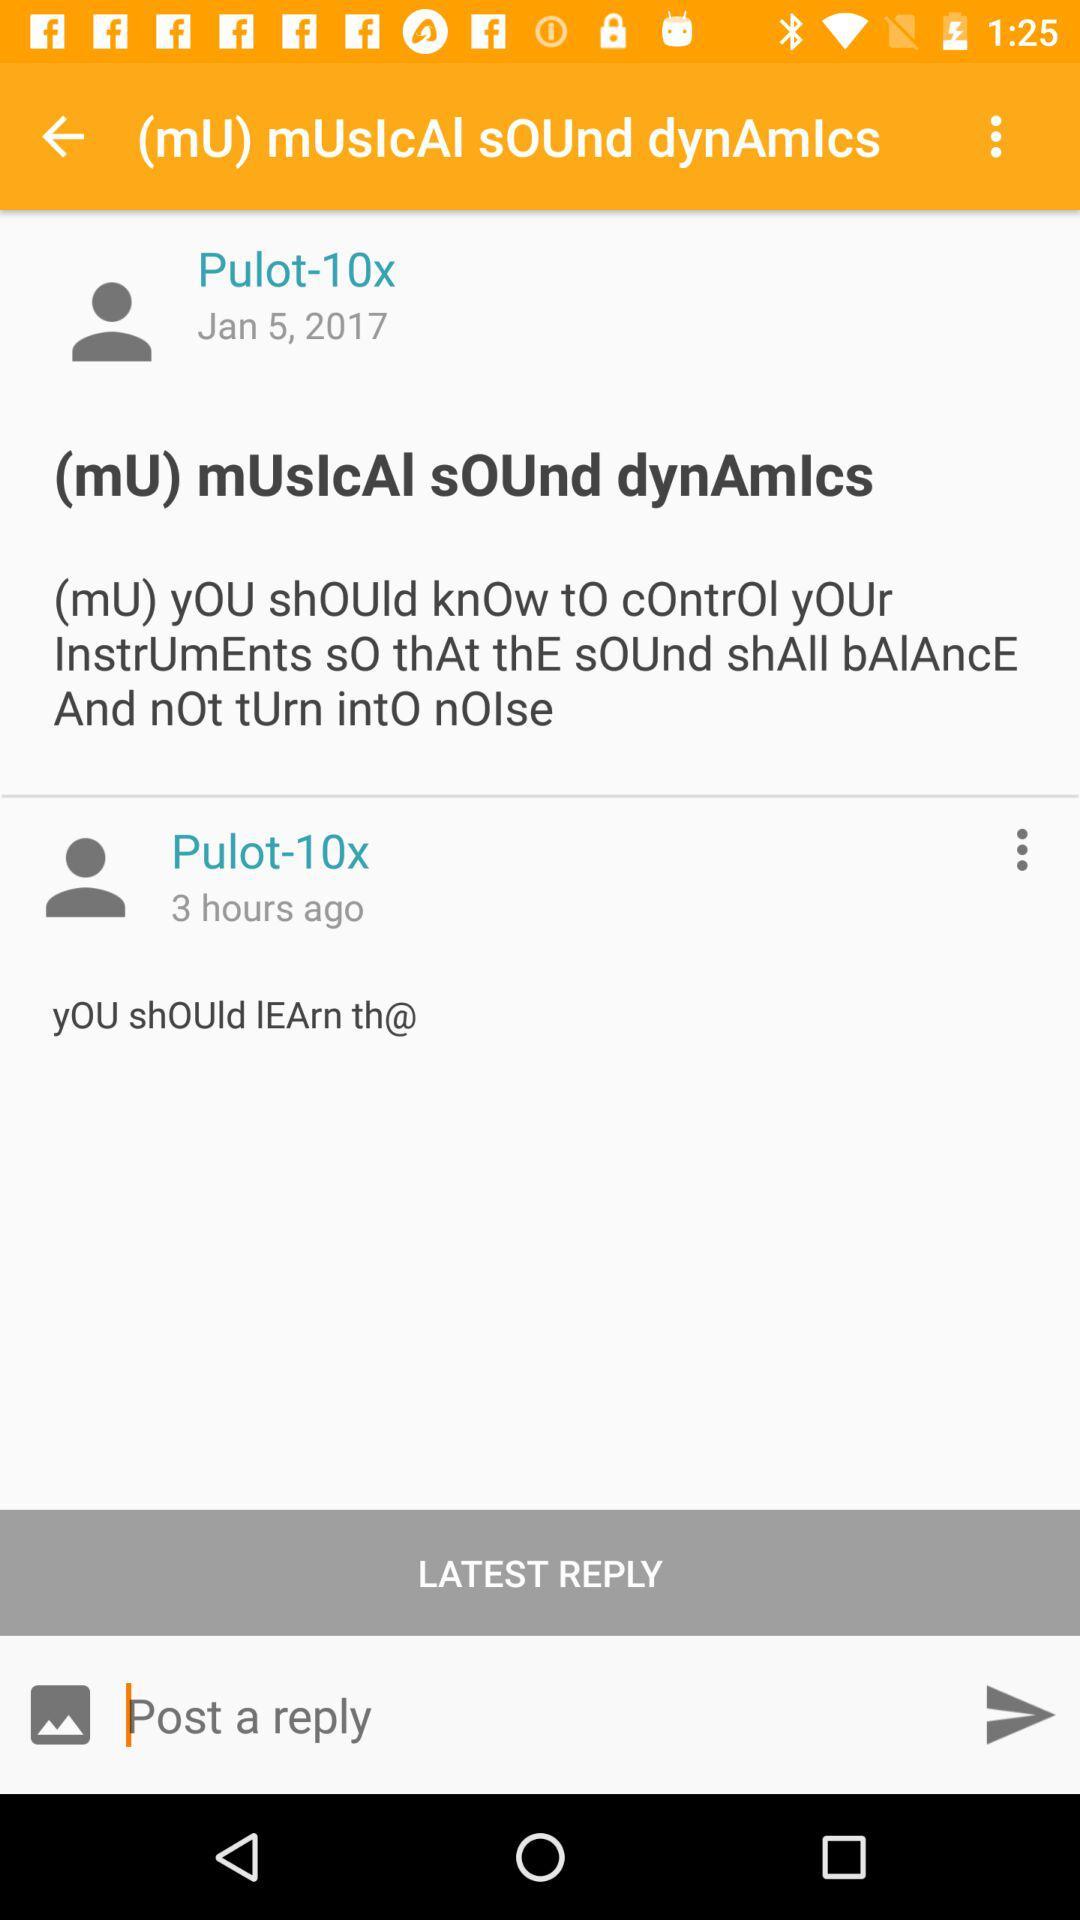  What do you see at coordinates (1019, 1713) in the screenshot?
I see `item at the bottom right corner` at bounding box center [1019, 1713].